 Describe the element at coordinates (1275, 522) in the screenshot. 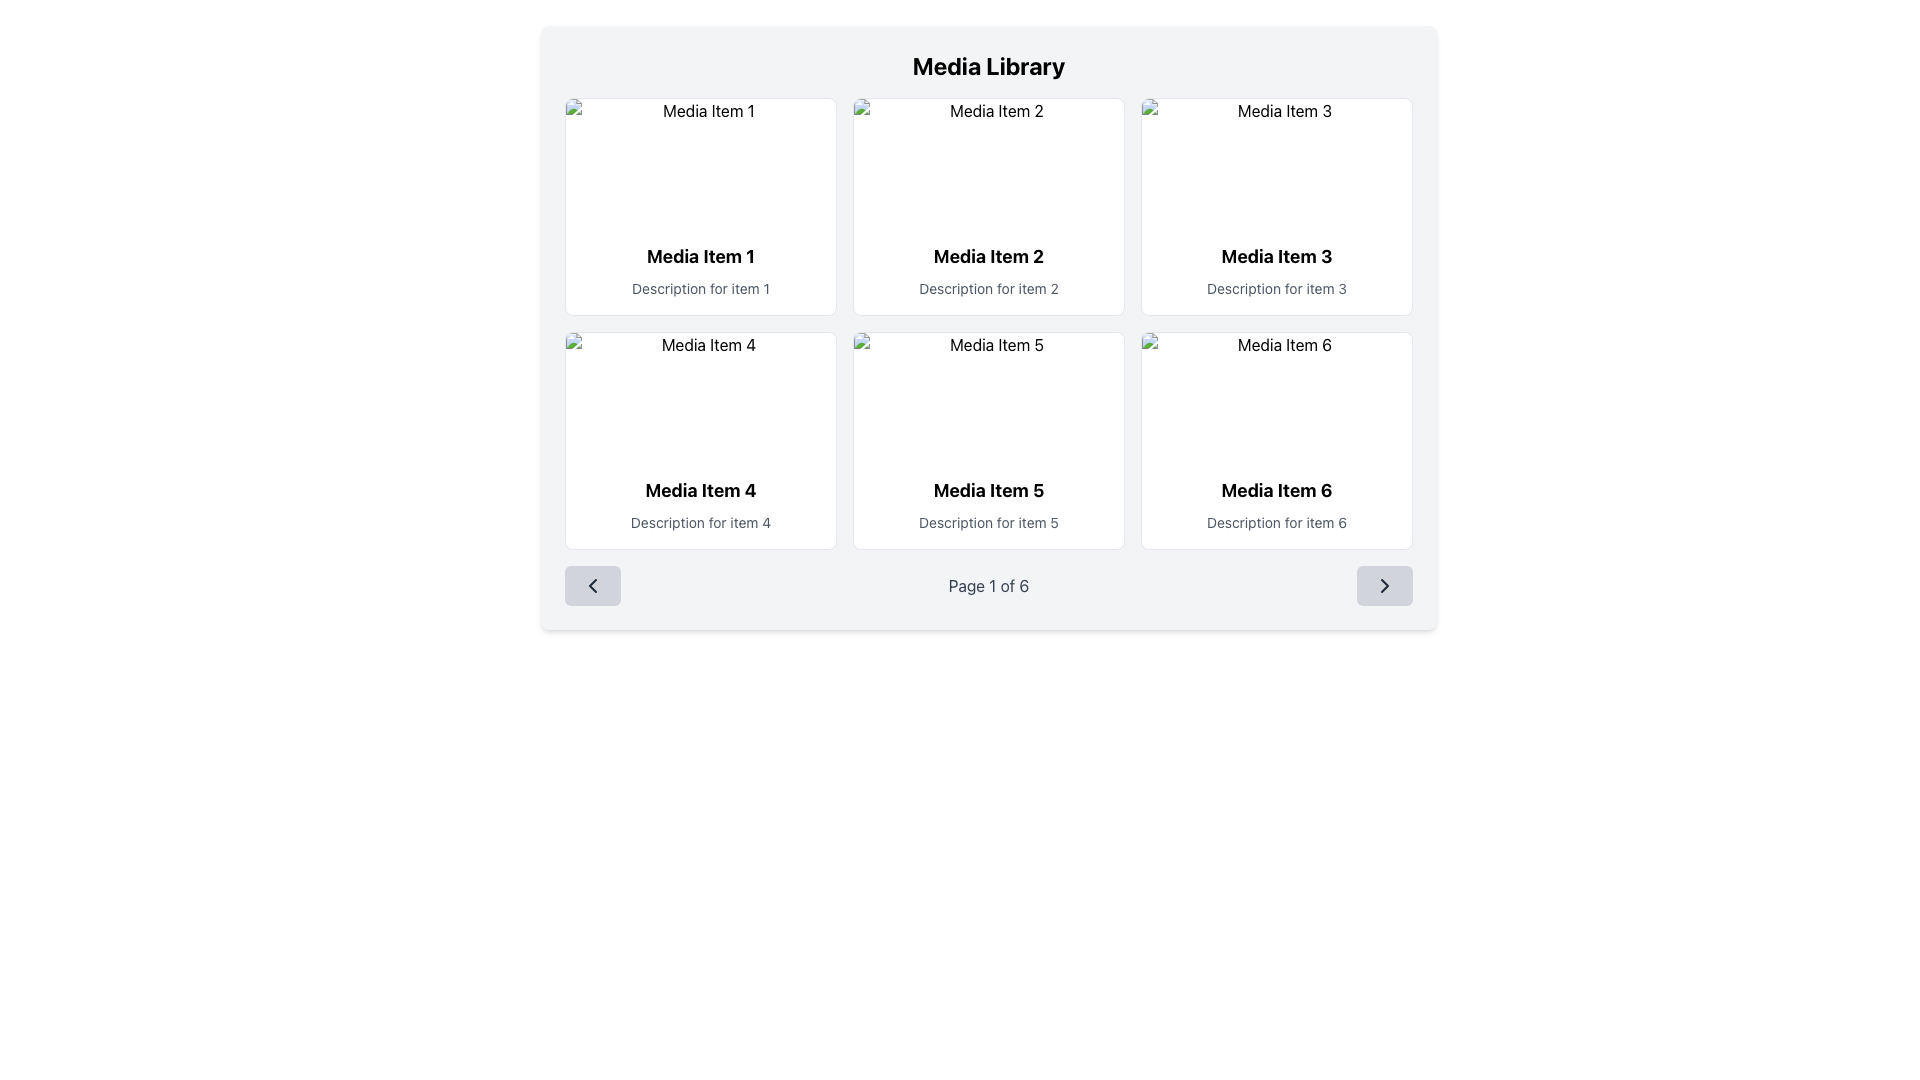

I see `the text providing additional information for the media item card titled 'Media Item 6' located in the last column of the second row of a 3x2 grid layout` at that location.